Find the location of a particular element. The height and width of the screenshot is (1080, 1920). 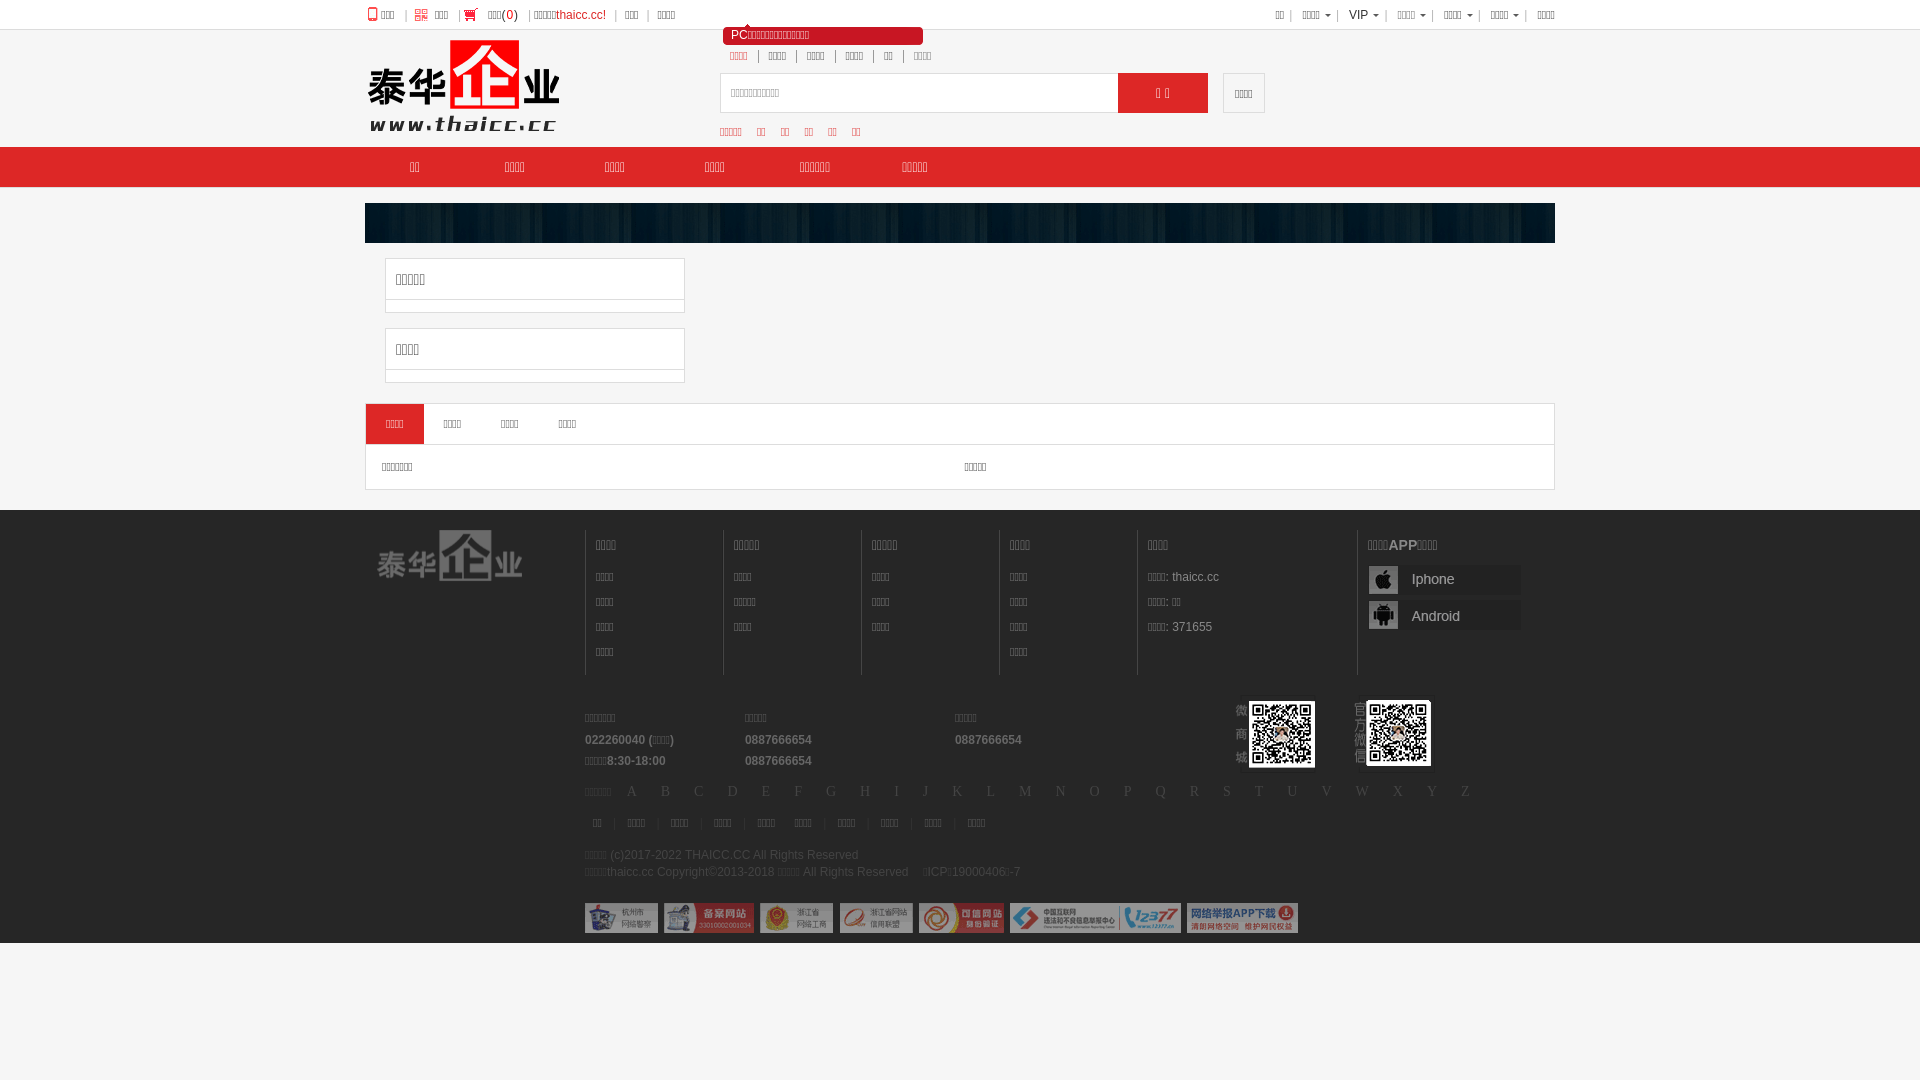

'H' is located at coordinates (864, 790).